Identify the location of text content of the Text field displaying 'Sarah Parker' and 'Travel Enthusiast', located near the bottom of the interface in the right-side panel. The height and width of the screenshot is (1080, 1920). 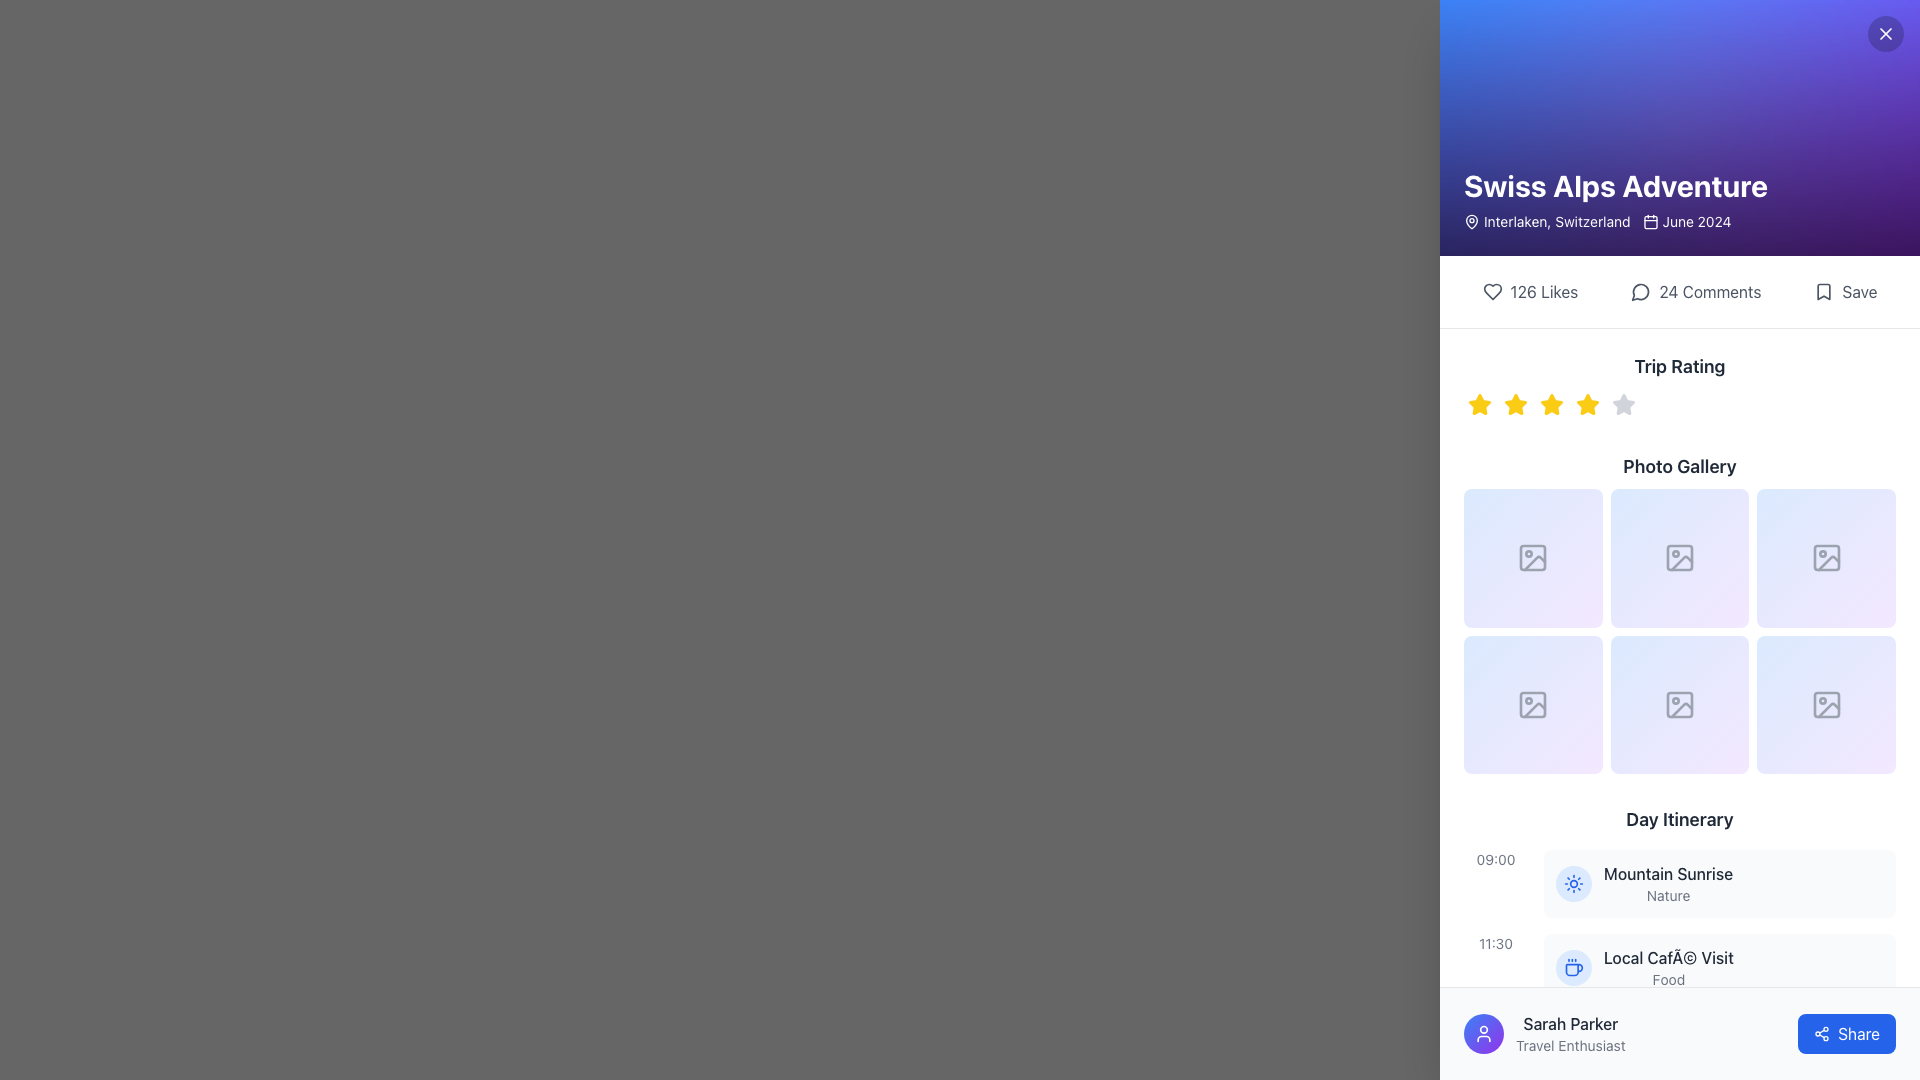
(1569, 1033).